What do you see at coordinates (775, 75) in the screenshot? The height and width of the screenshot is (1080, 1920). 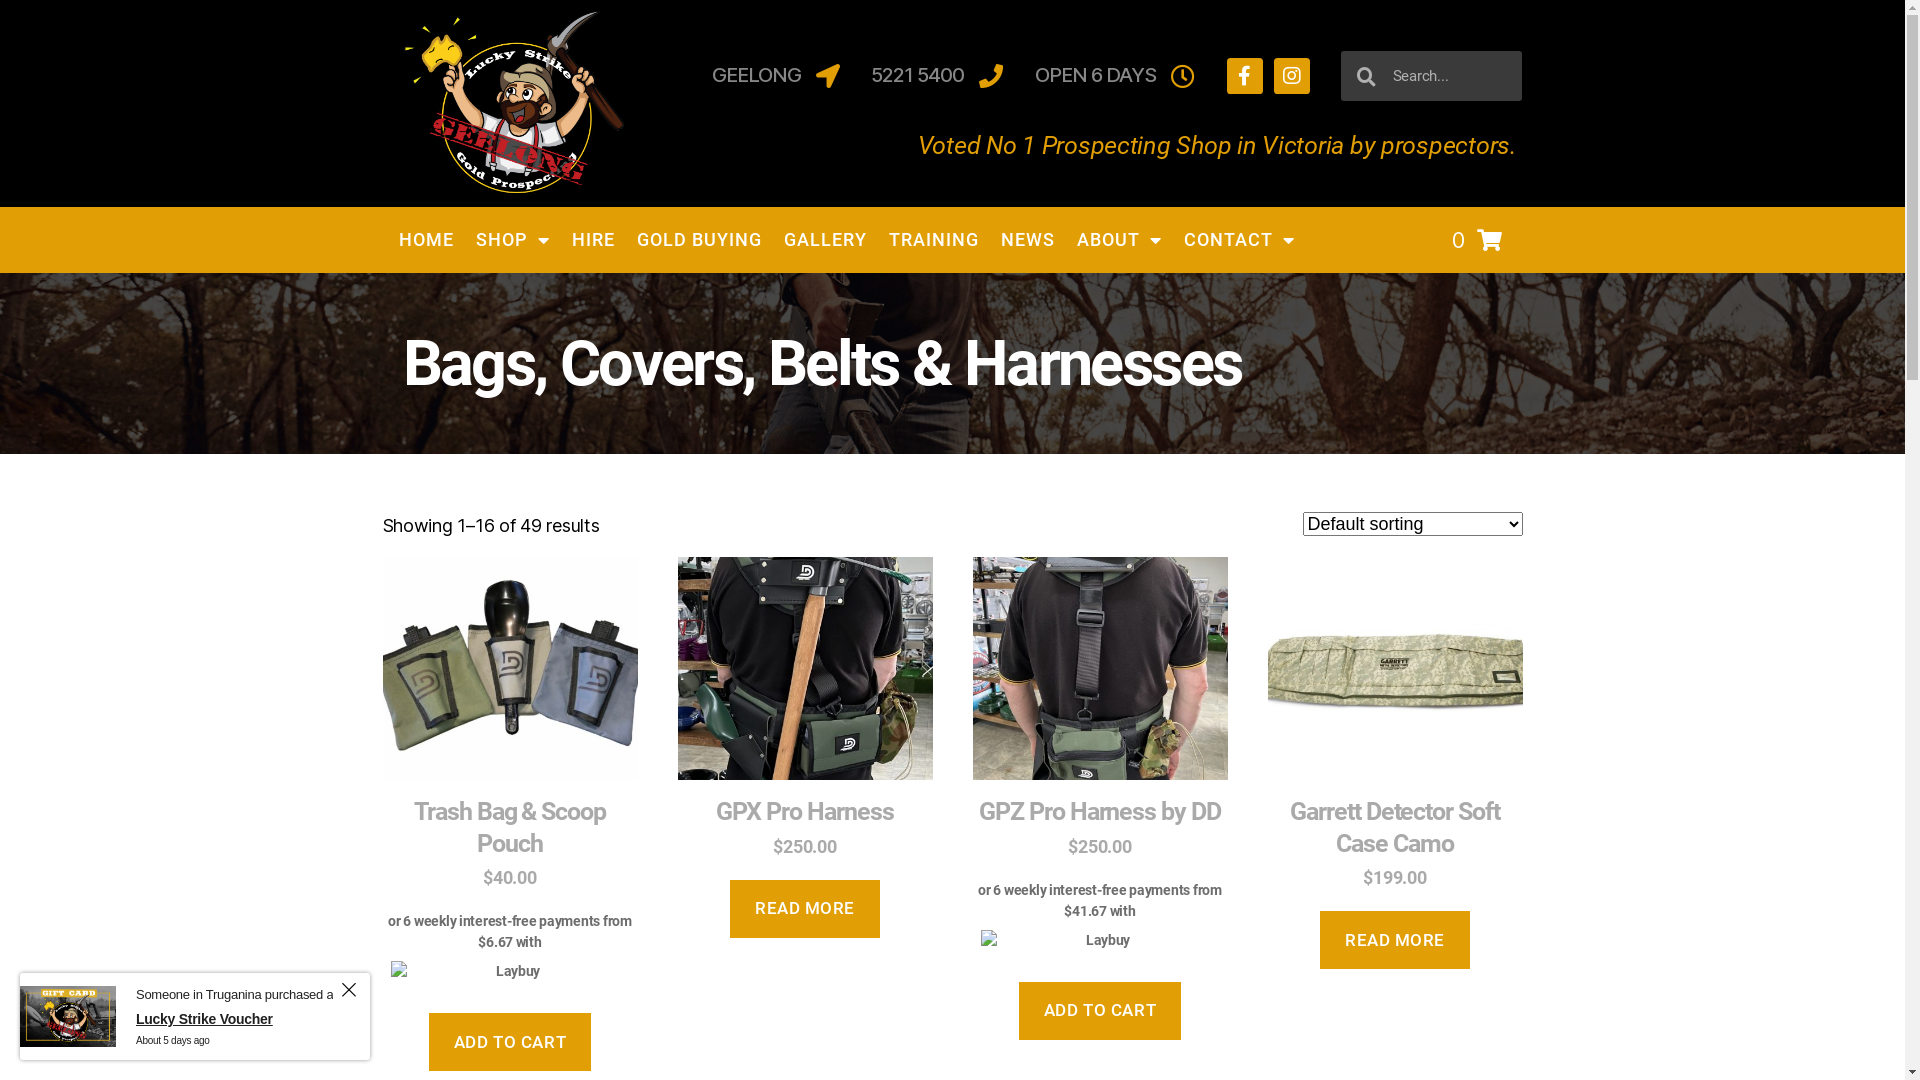 I see `'GEELONG'` at bounding box center [775, 75].